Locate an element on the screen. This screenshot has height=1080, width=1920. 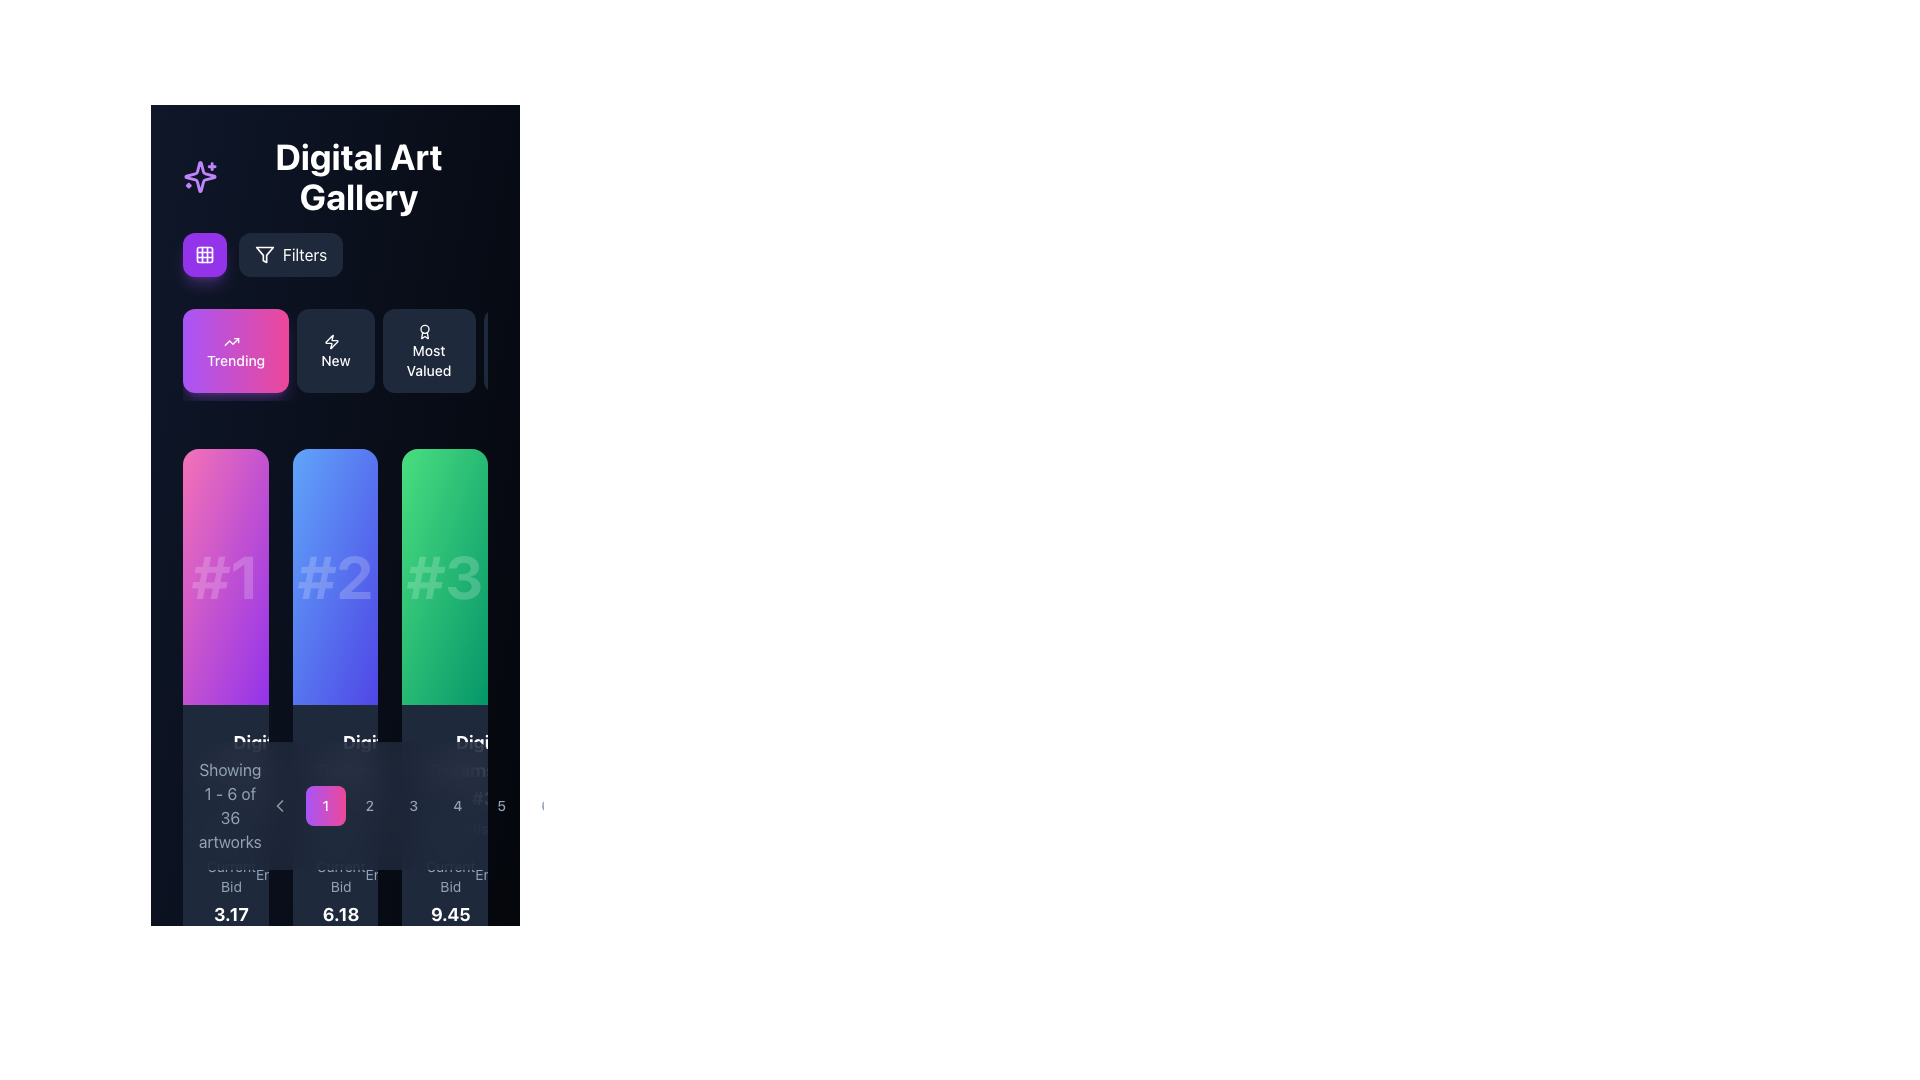
the static text label that informs the user of the range of items displayed, located slightly left of center in a sticky footer at the bottom of the page is located at coordinates (230, 805).